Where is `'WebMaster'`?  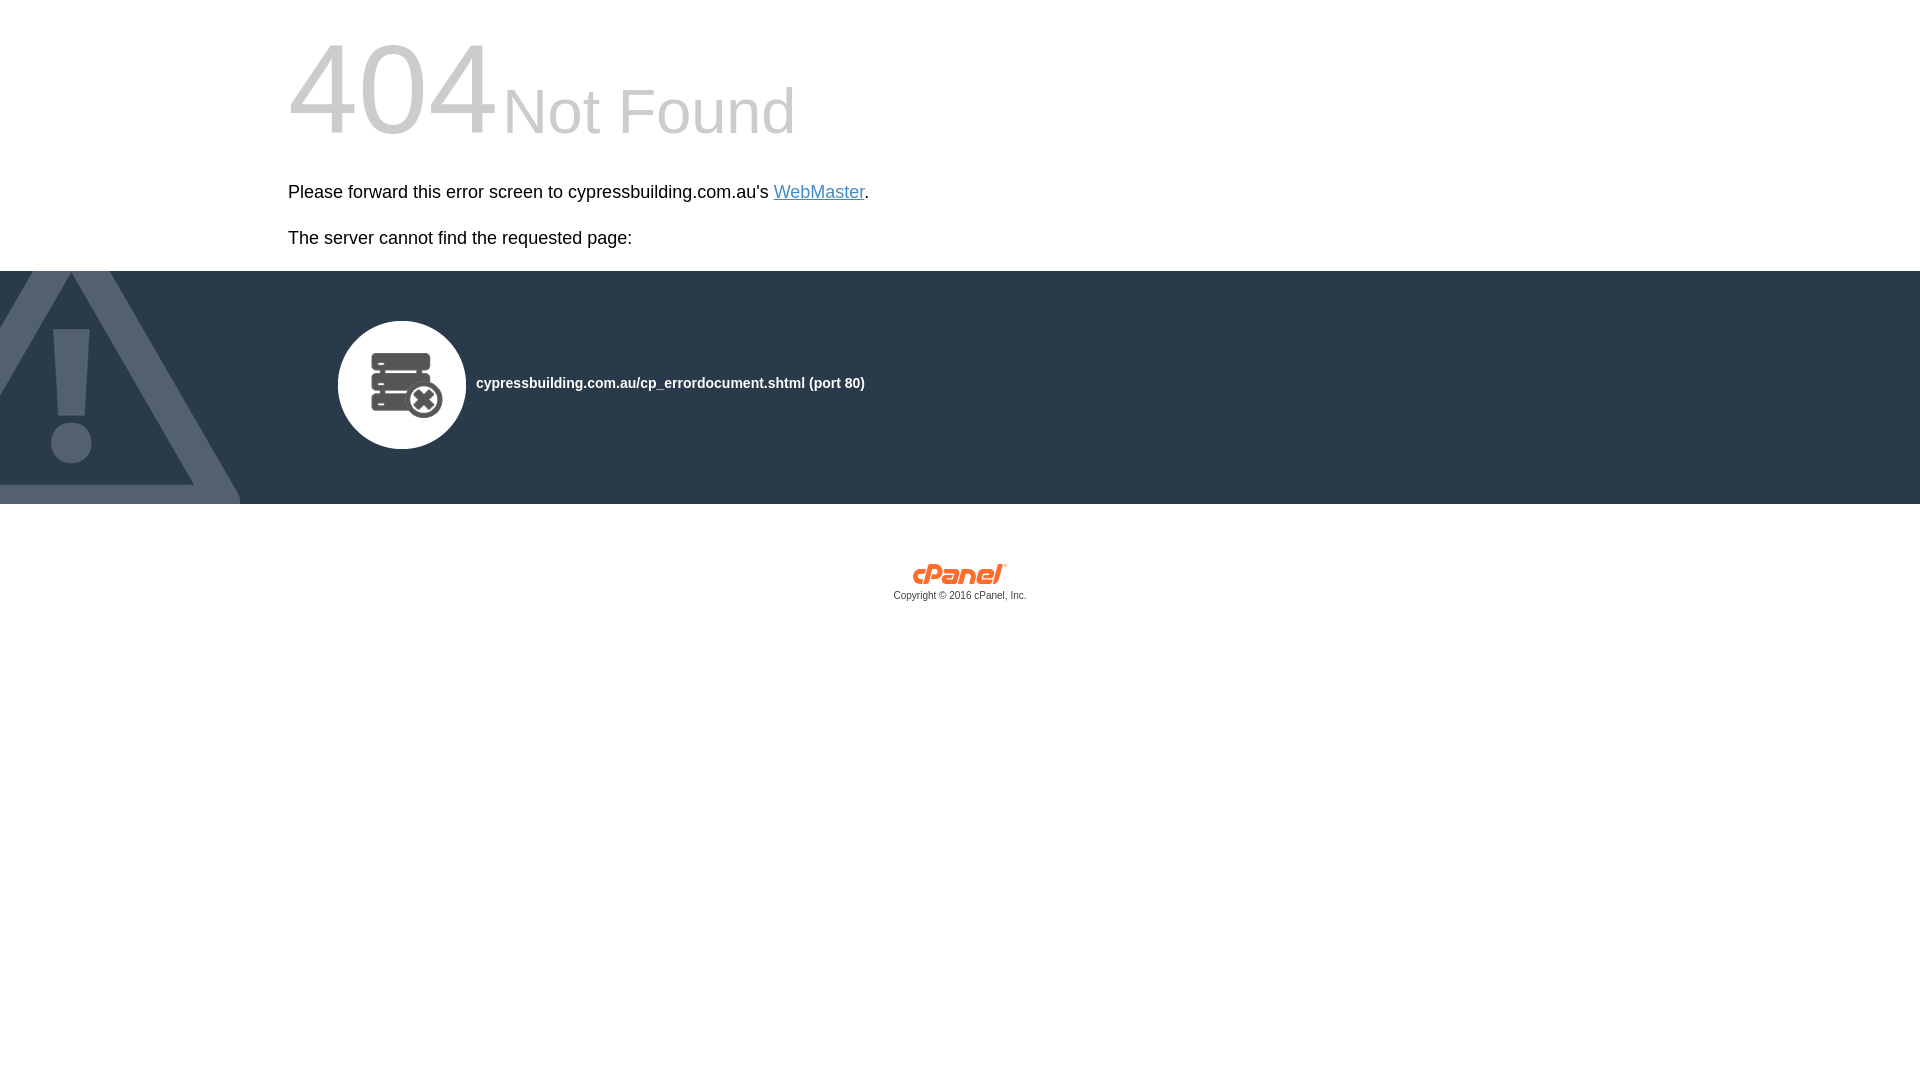 'WebMaster' is located at coordinates (772, 192).